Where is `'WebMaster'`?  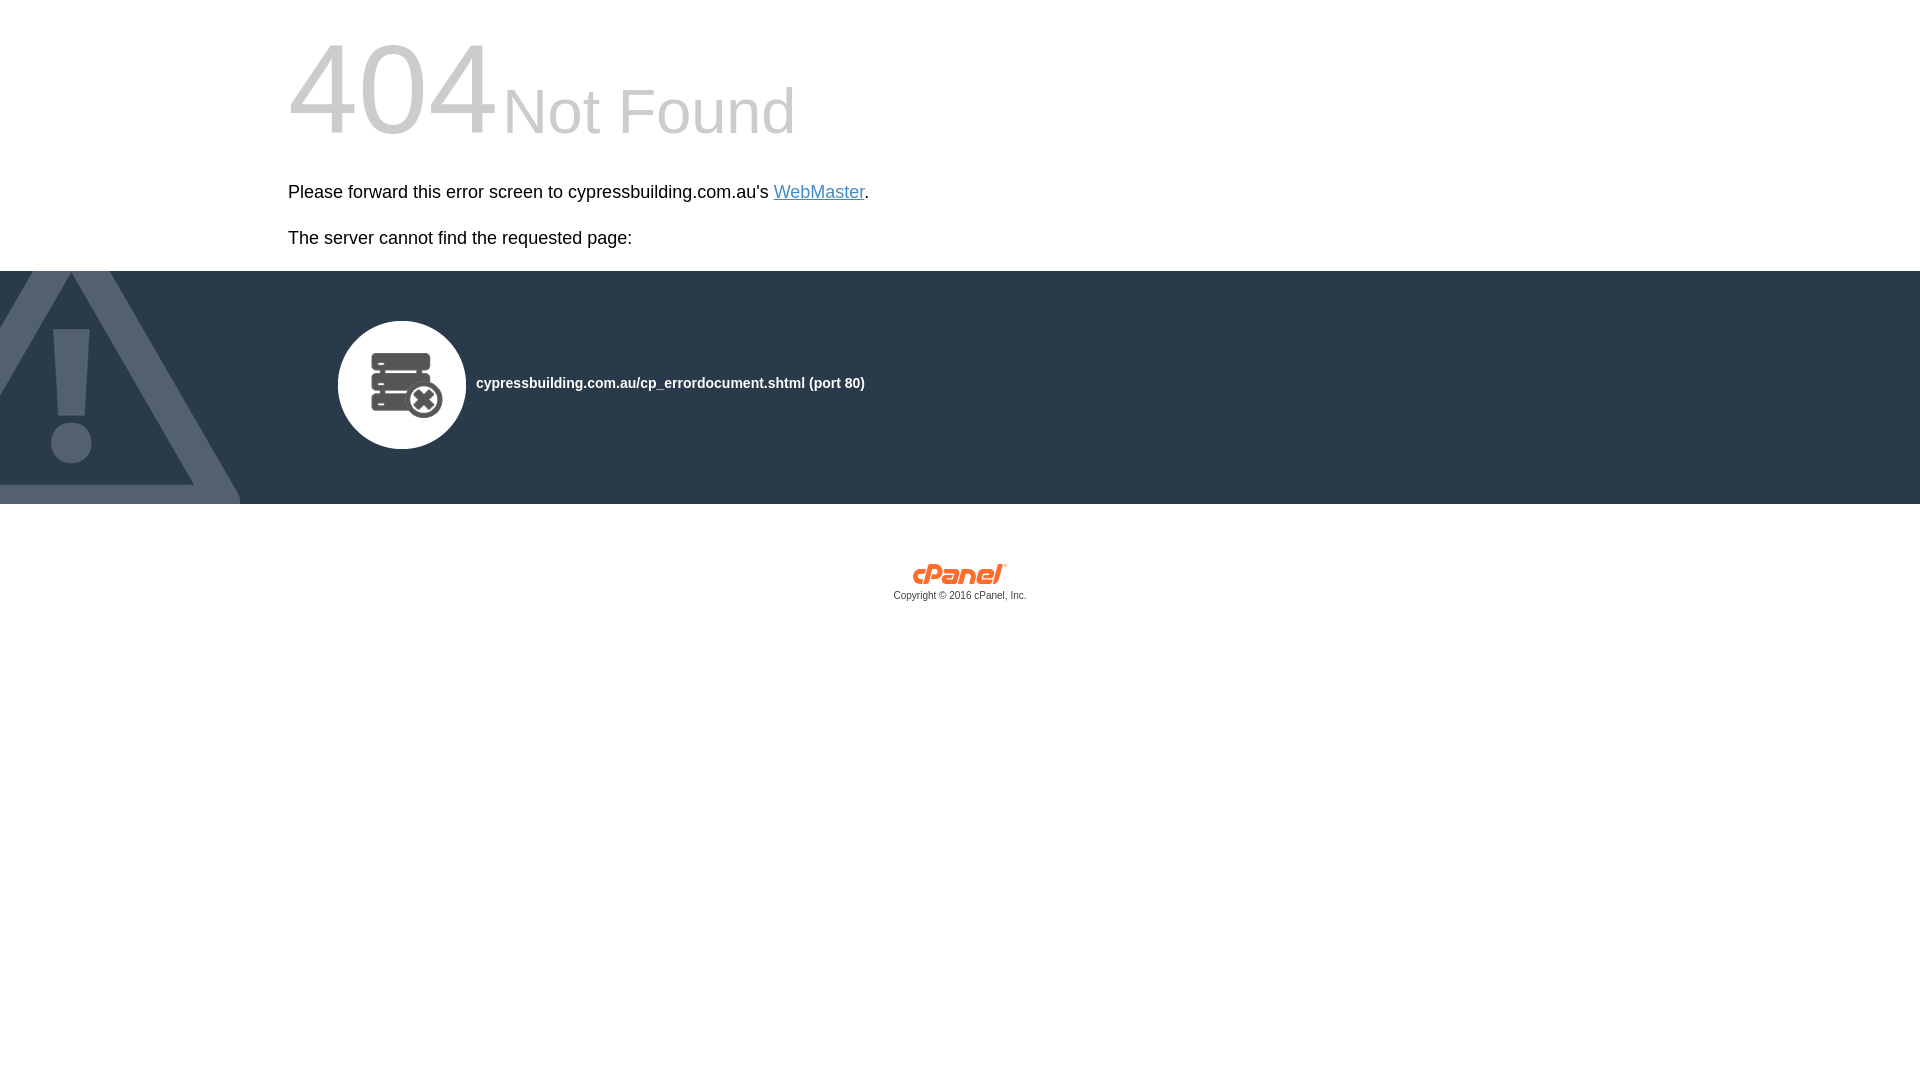 'WebMaster' is located at coordinates (772, 192).